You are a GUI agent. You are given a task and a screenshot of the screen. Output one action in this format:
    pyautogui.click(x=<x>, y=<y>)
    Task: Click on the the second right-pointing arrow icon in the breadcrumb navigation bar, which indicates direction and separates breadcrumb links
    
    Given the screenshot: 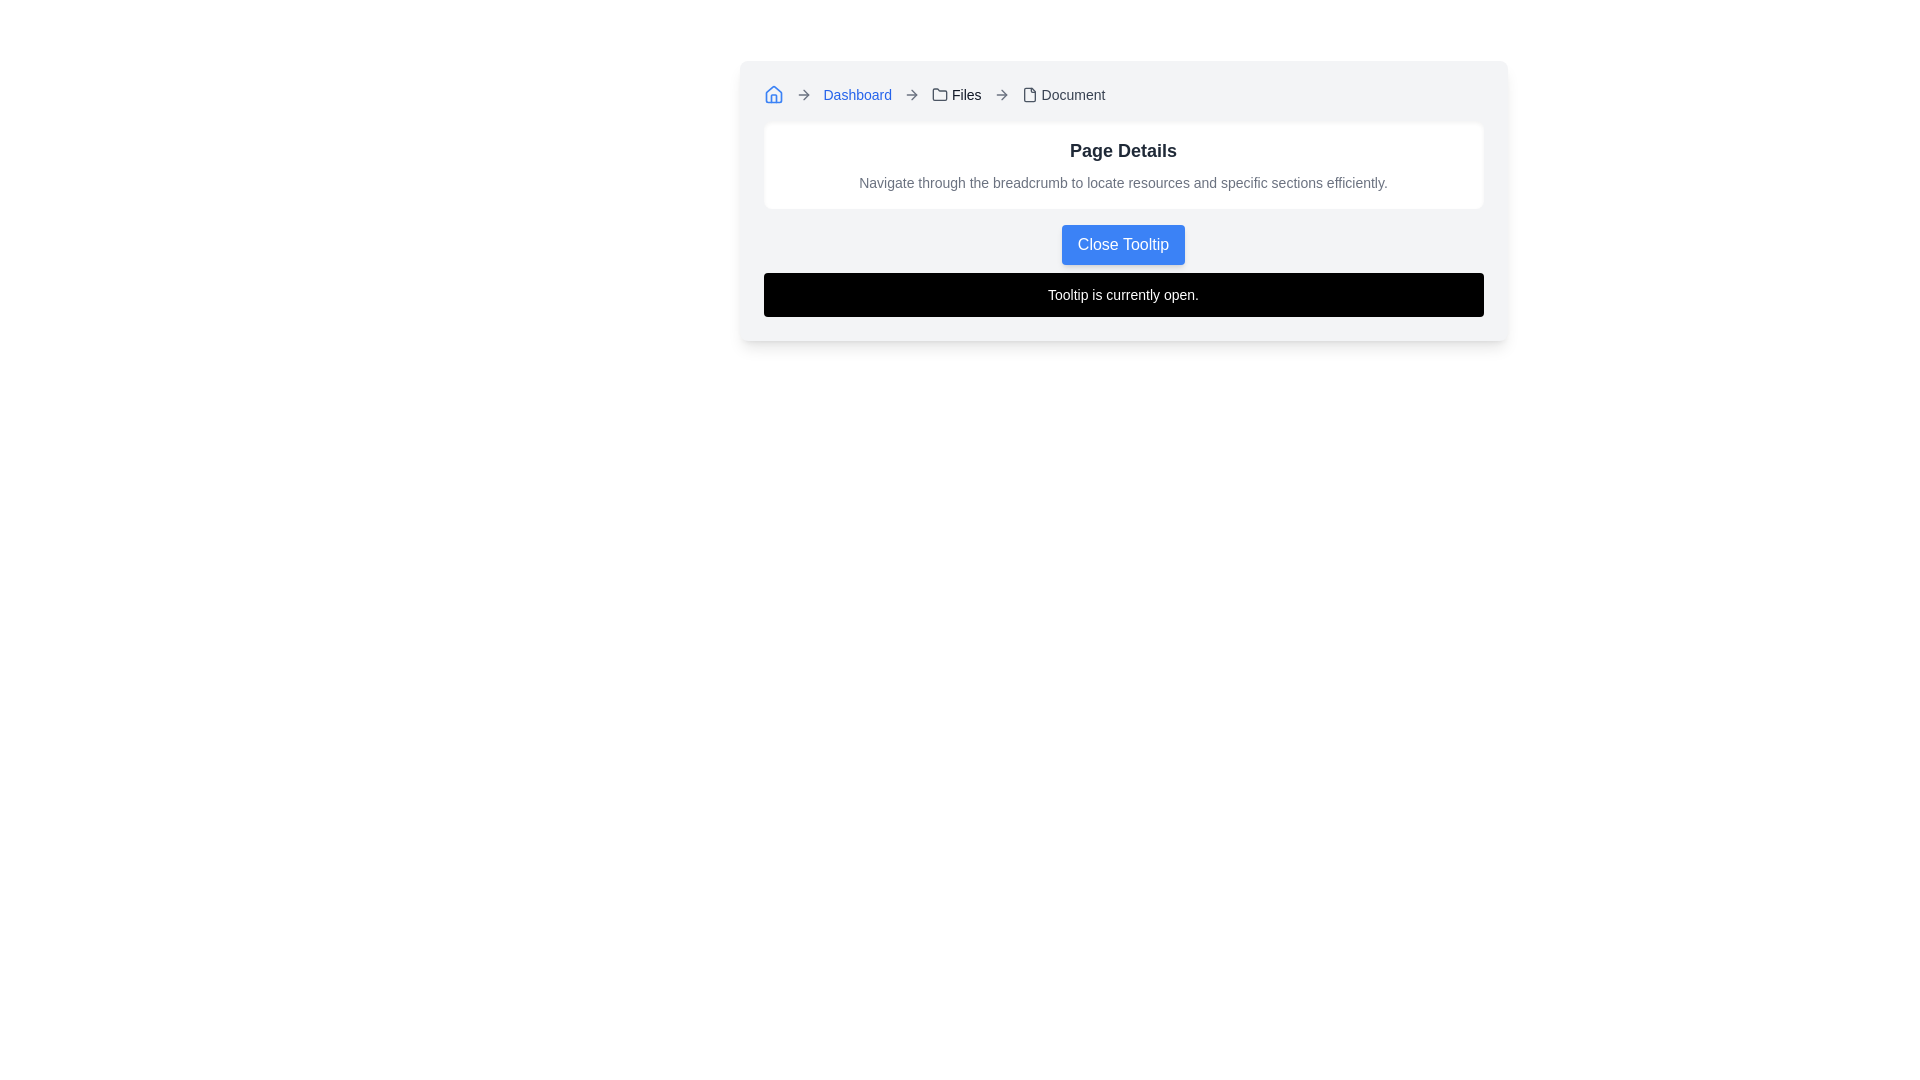 What is the action you would take?
    pyautogui.click(x=911, y=95)
    